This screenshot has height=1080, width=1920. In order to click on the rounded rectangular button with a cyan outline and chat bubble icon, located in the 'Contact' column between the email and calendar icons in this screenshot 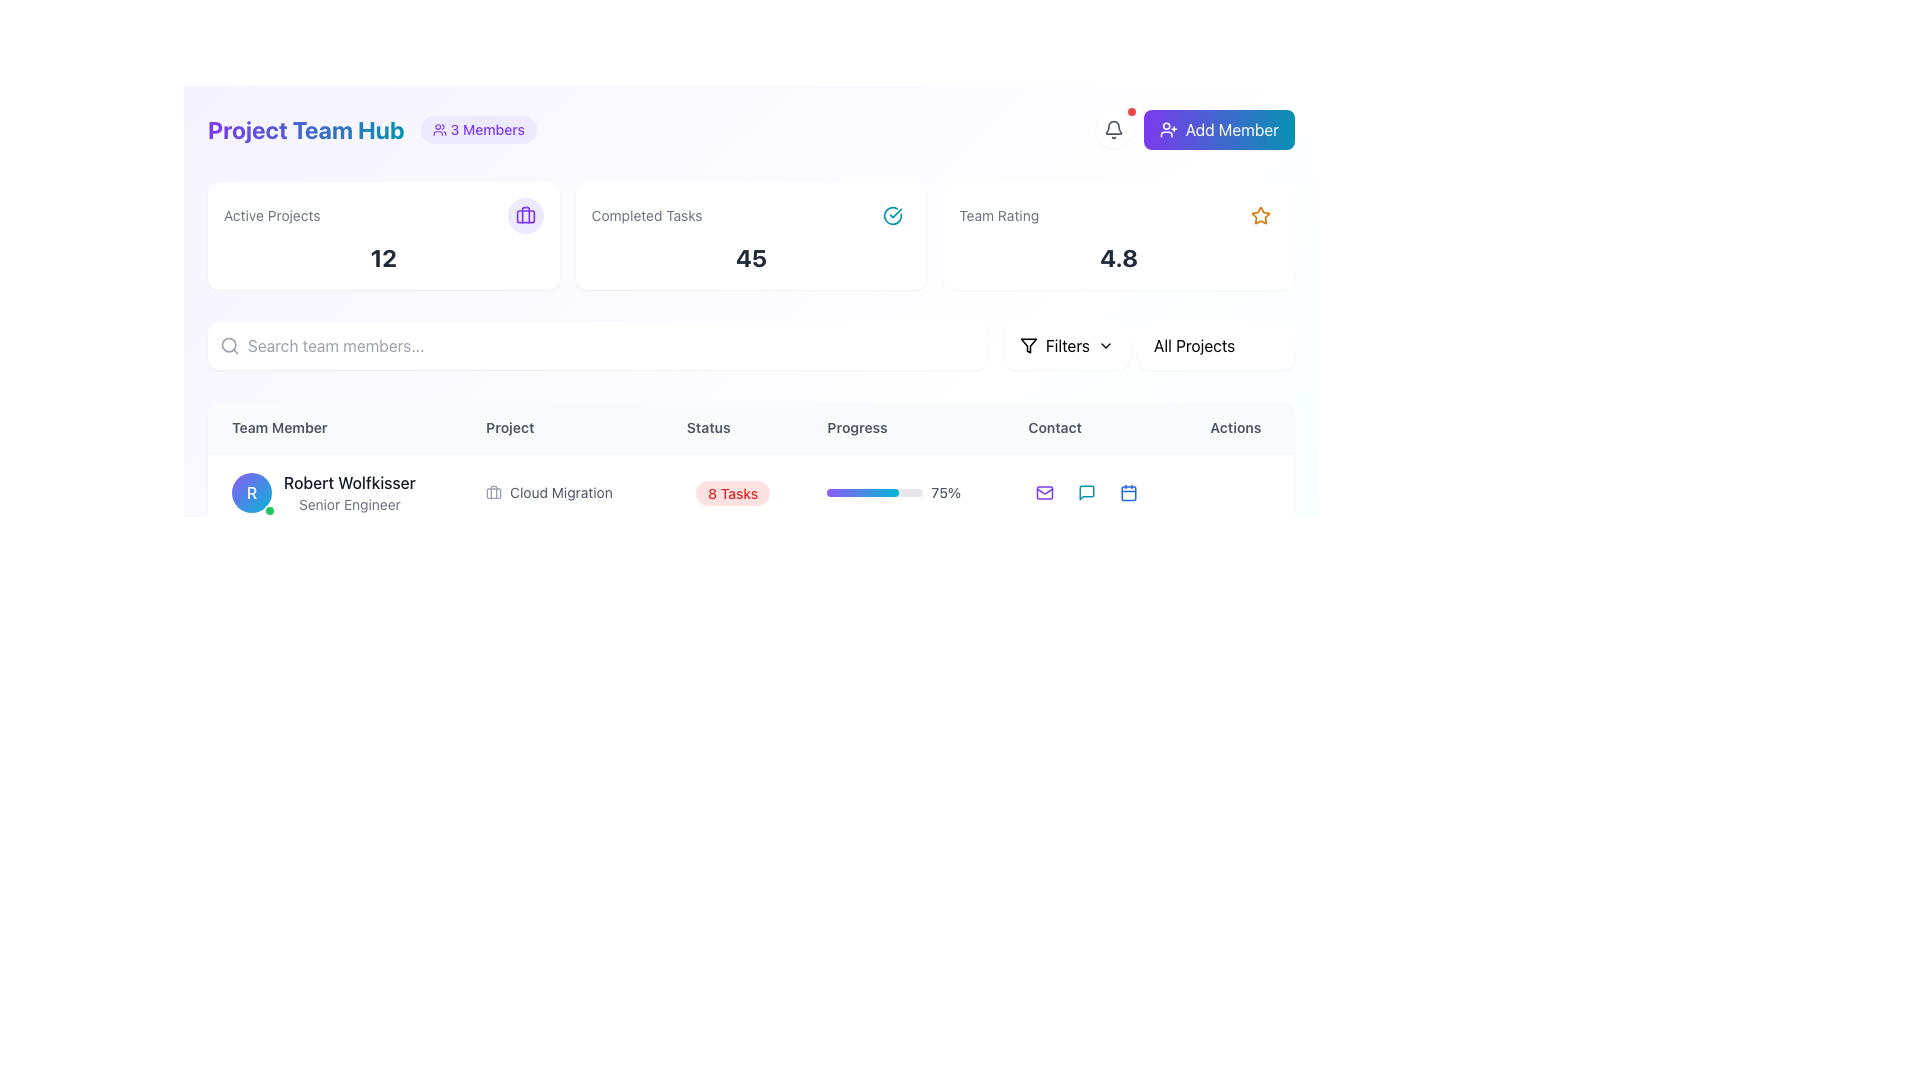, I will do `click(1086, 493)`.